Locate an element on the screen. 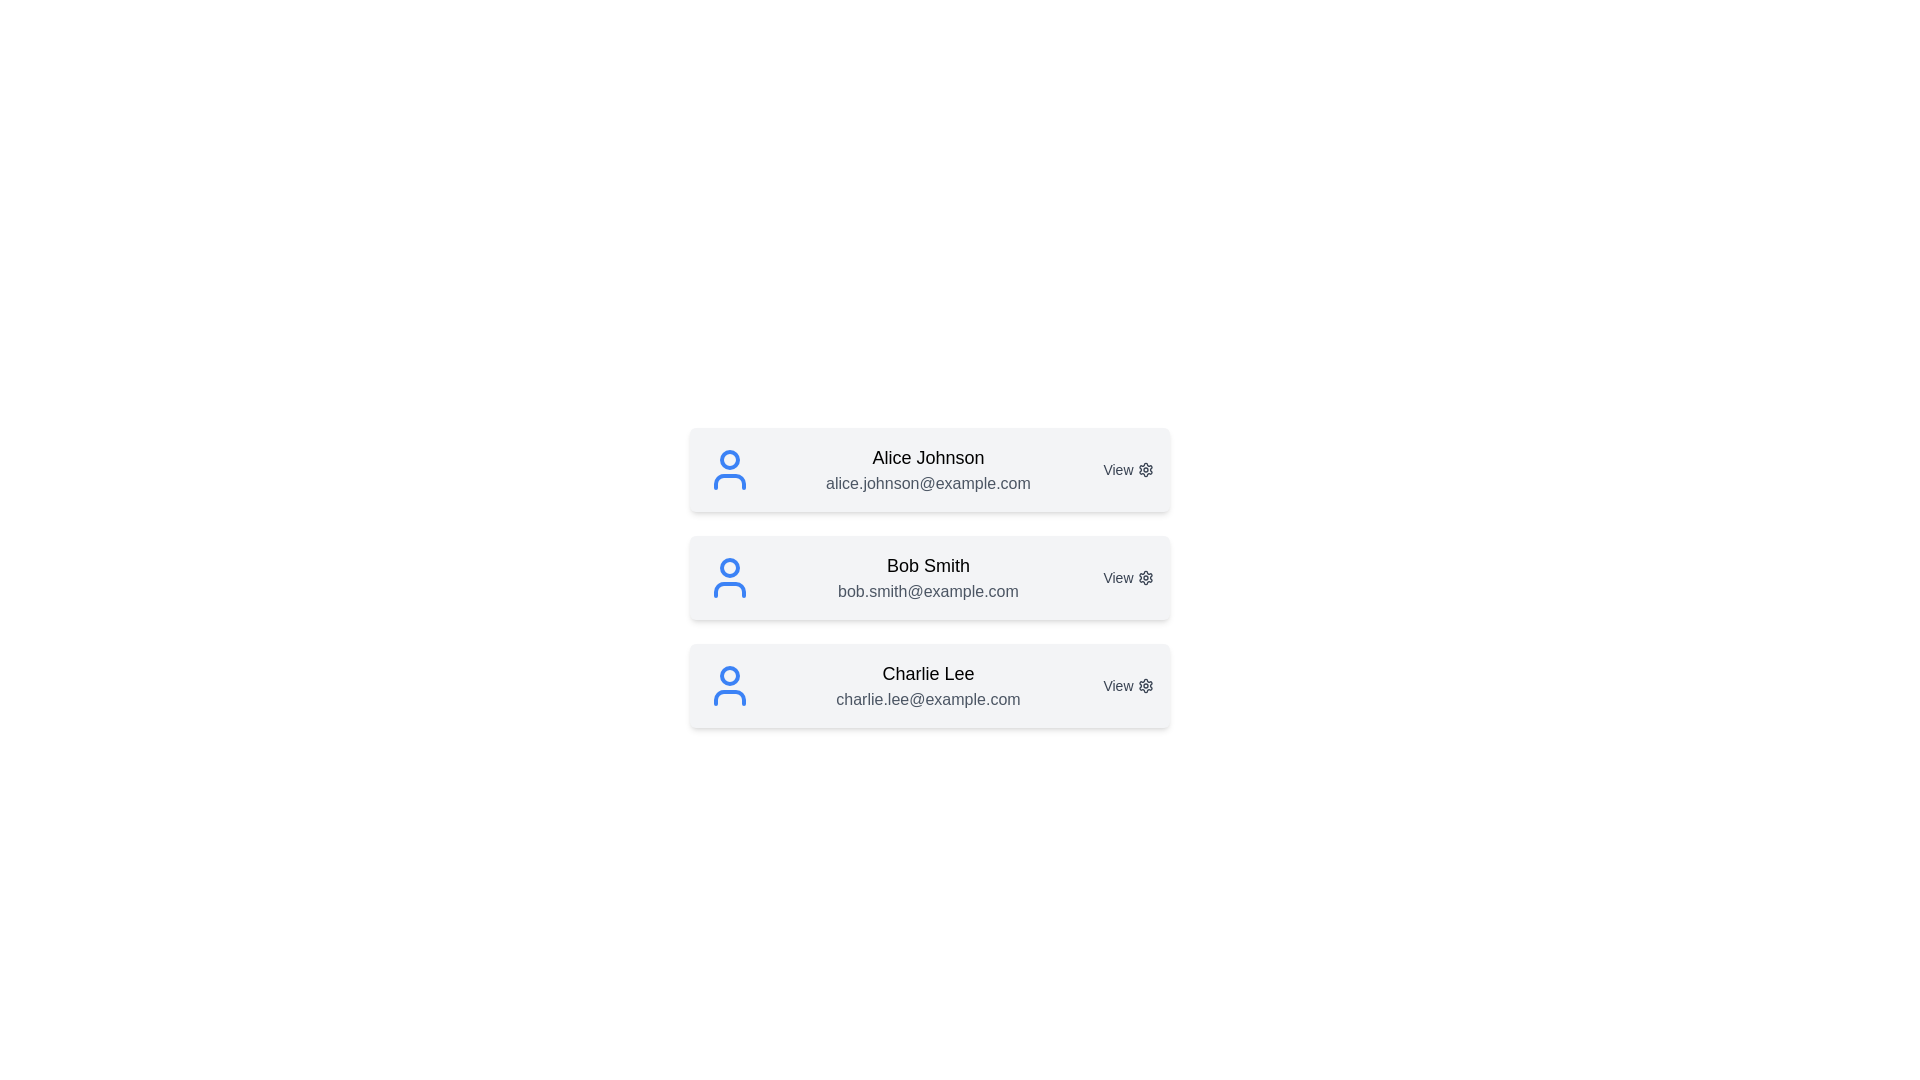 This screenshot has width=1920, height=1080. the static text block displaying 'Bob Smith' and 'bob.smith@example.com', located centrally between 'Alice Johnson' and 'Charlie Lee' is located at coordinates (927, 578).